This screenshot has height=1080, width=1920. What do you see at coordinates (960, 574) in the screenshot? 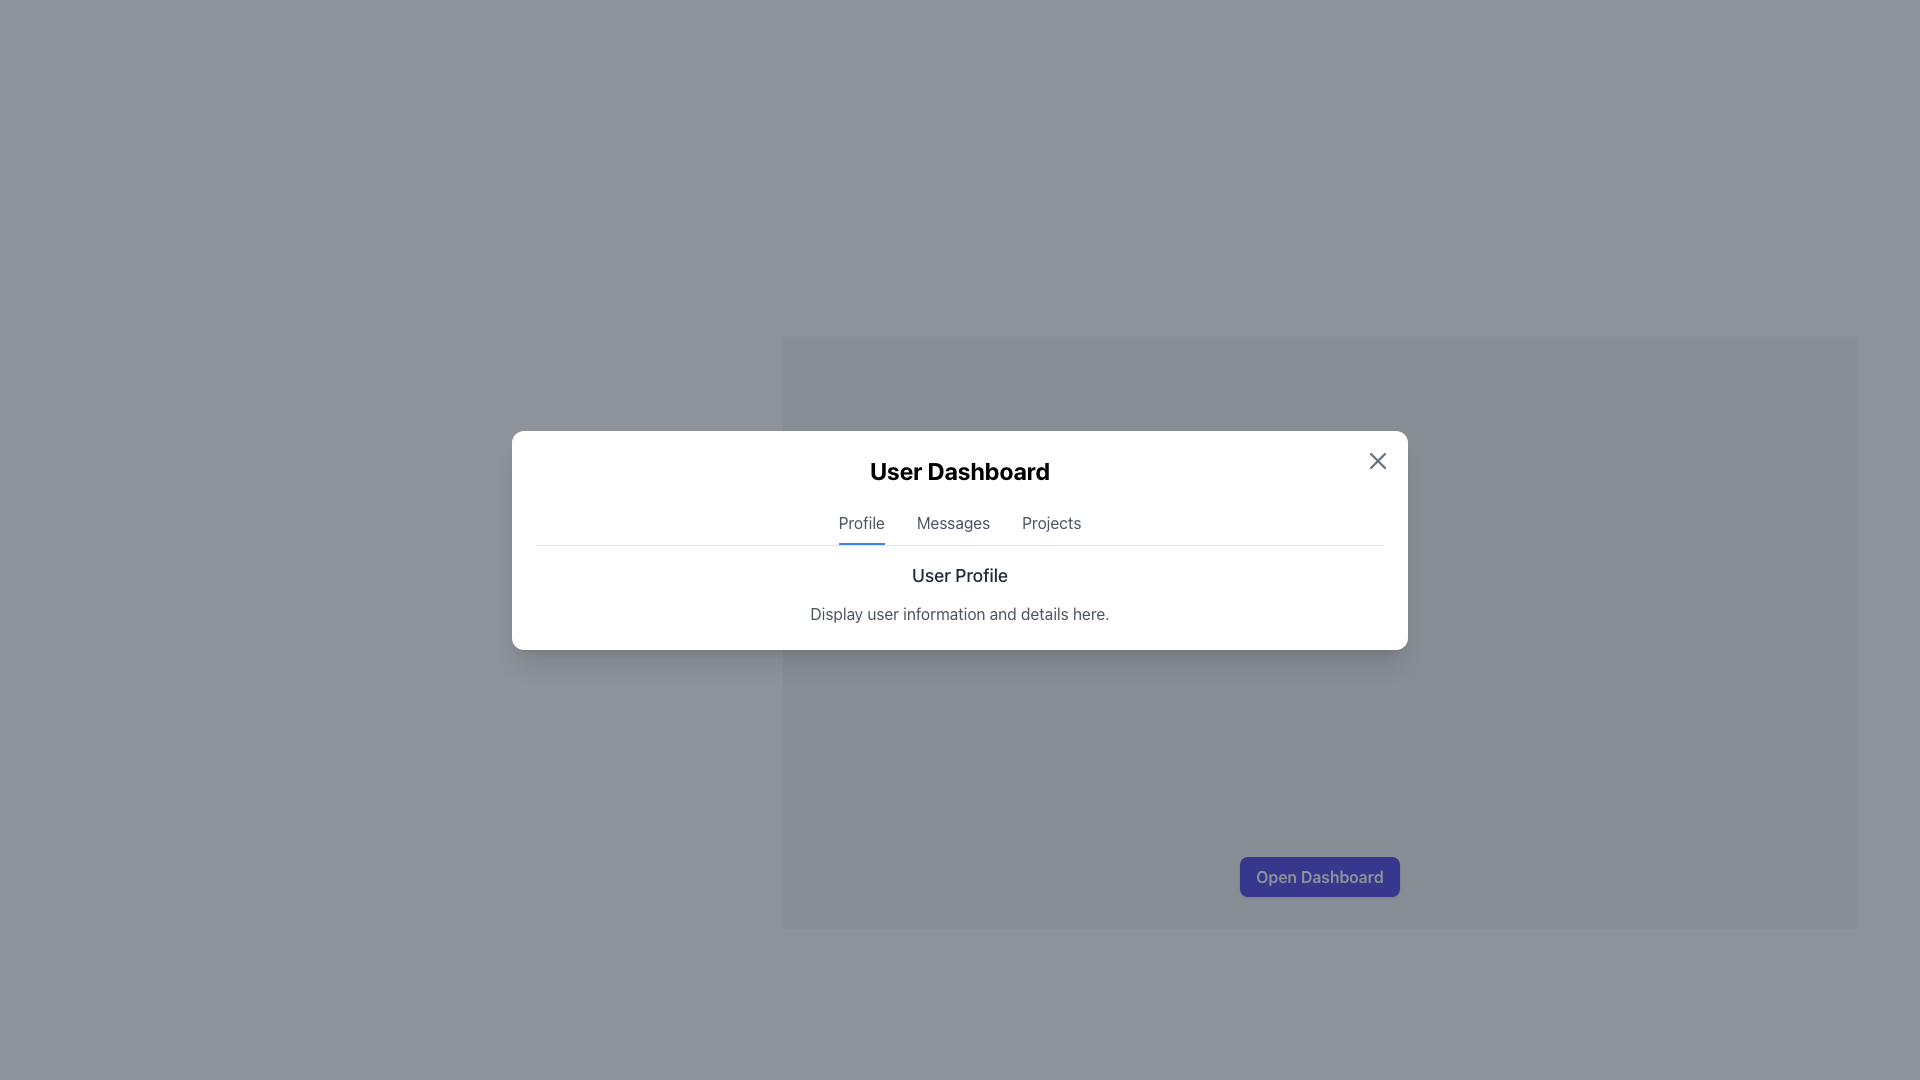
I see `the 'User Profile' text label, which is a bold and larger gray font displayed in the center of a modal dialog box` at bounding box center [960, 574].